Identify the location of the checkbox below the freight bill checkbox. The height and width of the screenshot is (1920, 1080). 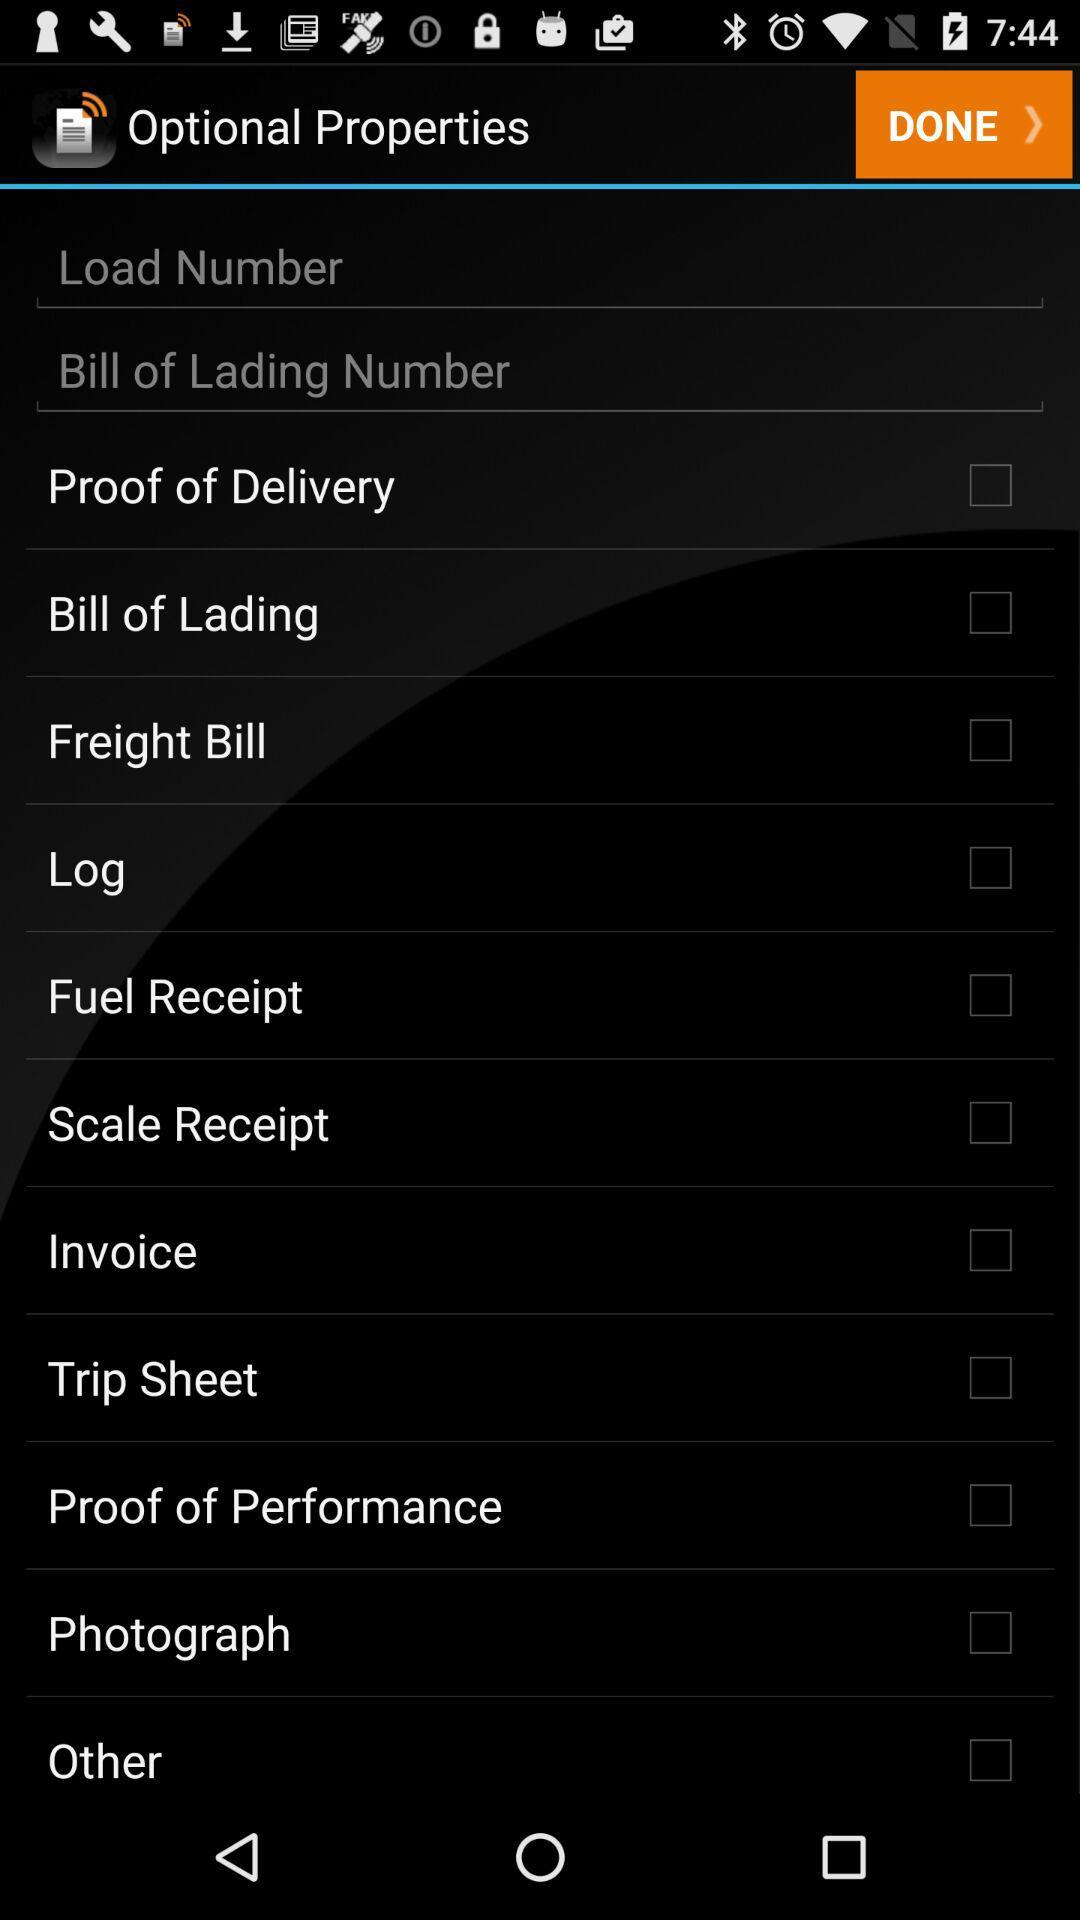
(540, 867).